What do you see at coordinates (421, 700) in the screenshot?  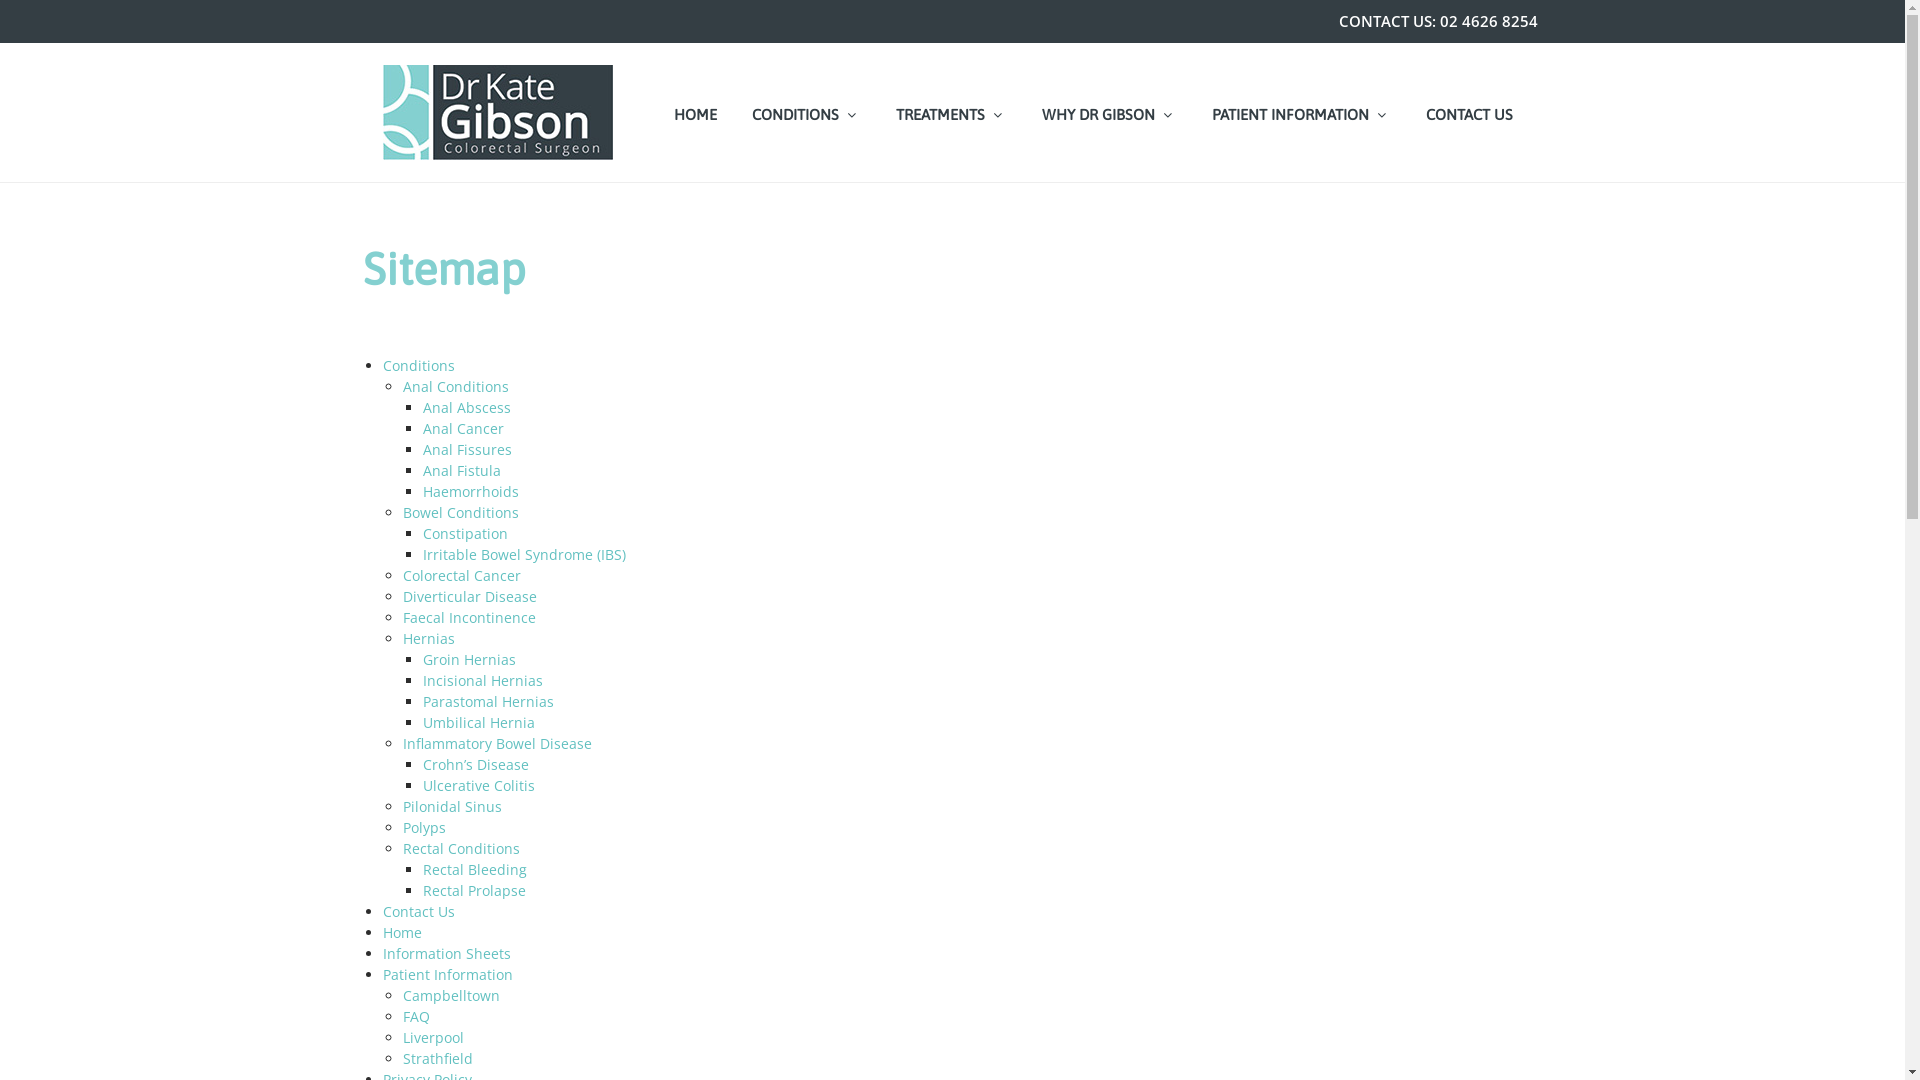 I see `'Parastomal Hernias'` at bounding box center [421, 700].